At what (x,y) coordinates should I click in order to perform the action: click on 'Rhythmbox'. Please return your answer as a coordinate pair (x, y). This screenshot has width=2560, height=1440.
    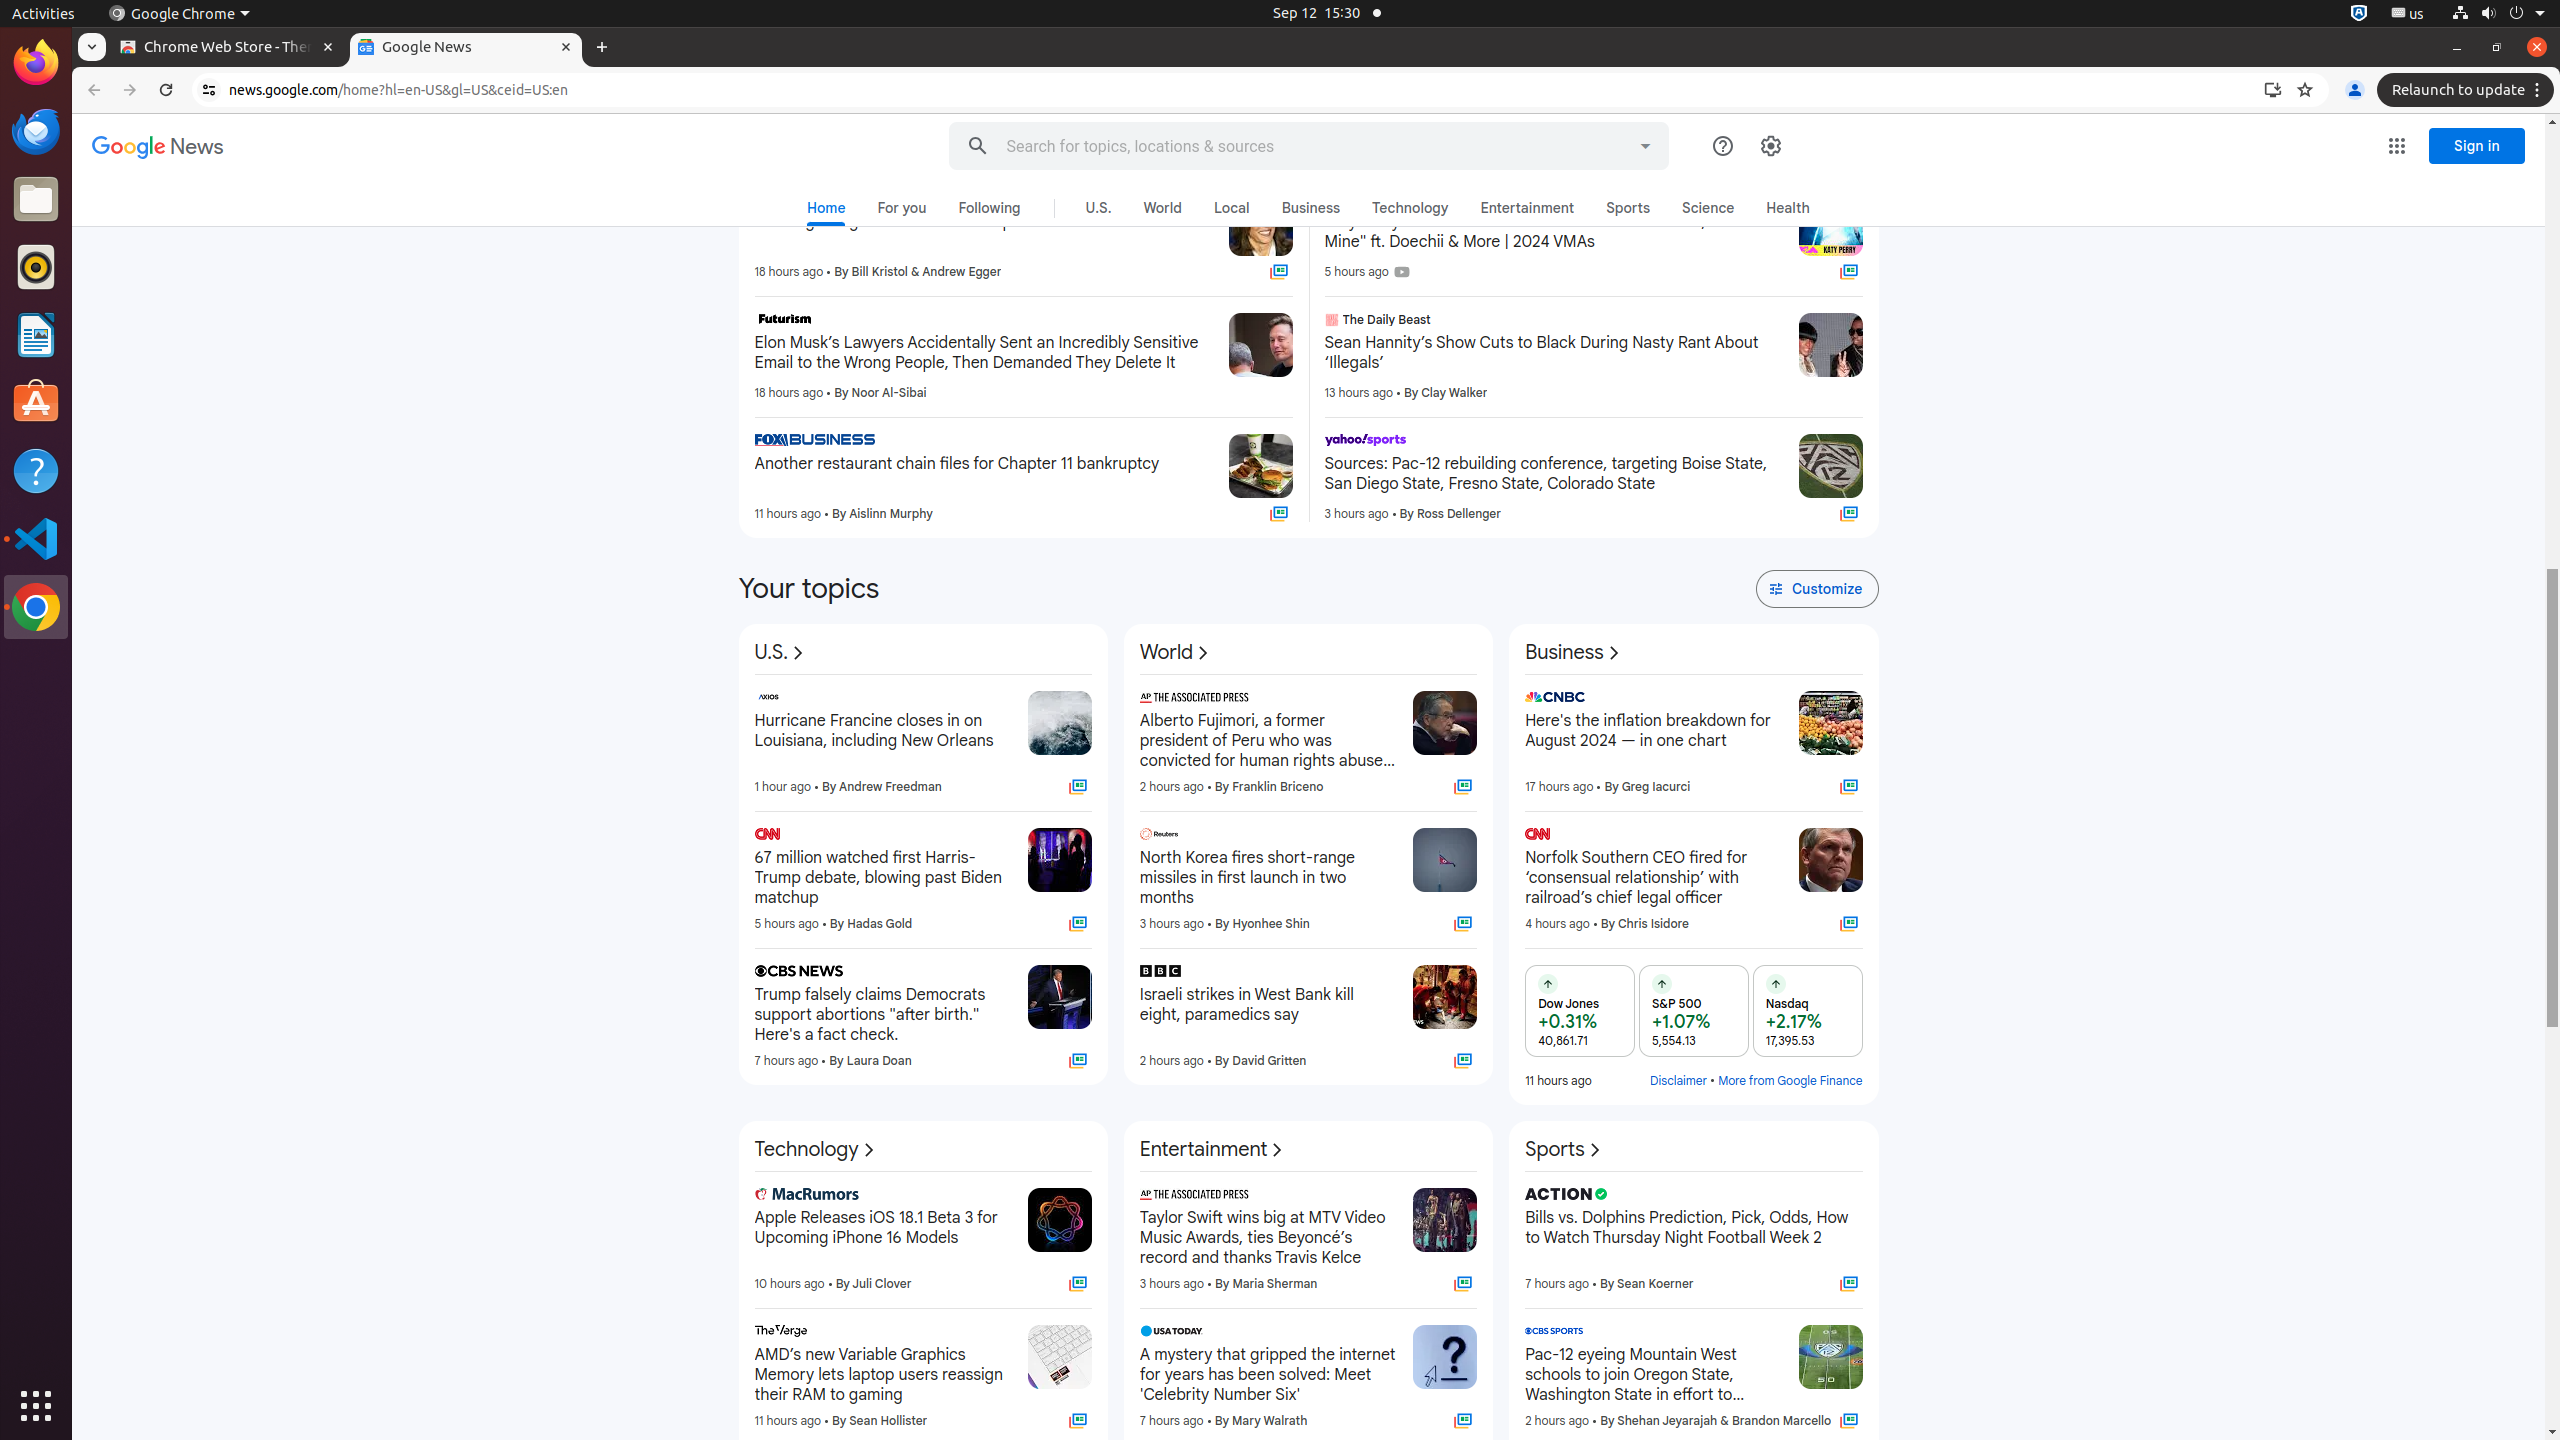
    Looking at the image, I should click on (36, 265).